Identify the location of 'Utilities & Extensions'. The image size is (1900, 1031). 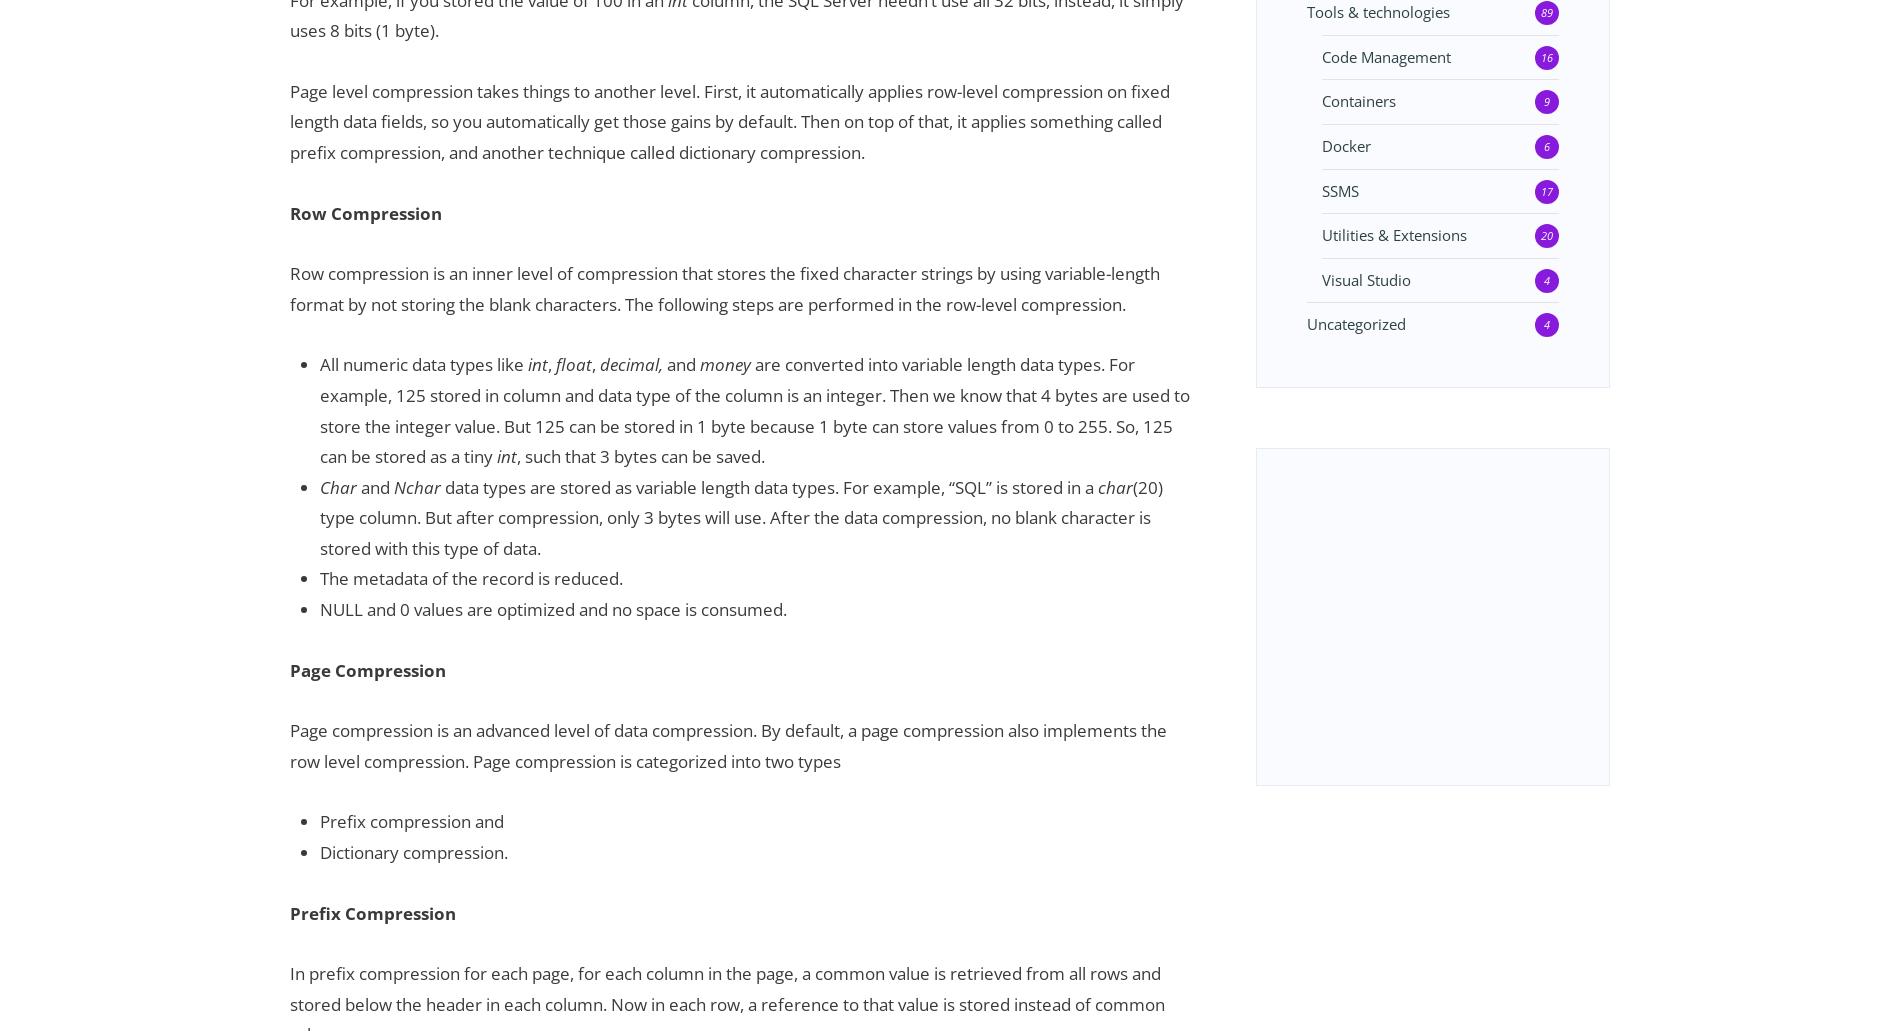
(1393, 234).